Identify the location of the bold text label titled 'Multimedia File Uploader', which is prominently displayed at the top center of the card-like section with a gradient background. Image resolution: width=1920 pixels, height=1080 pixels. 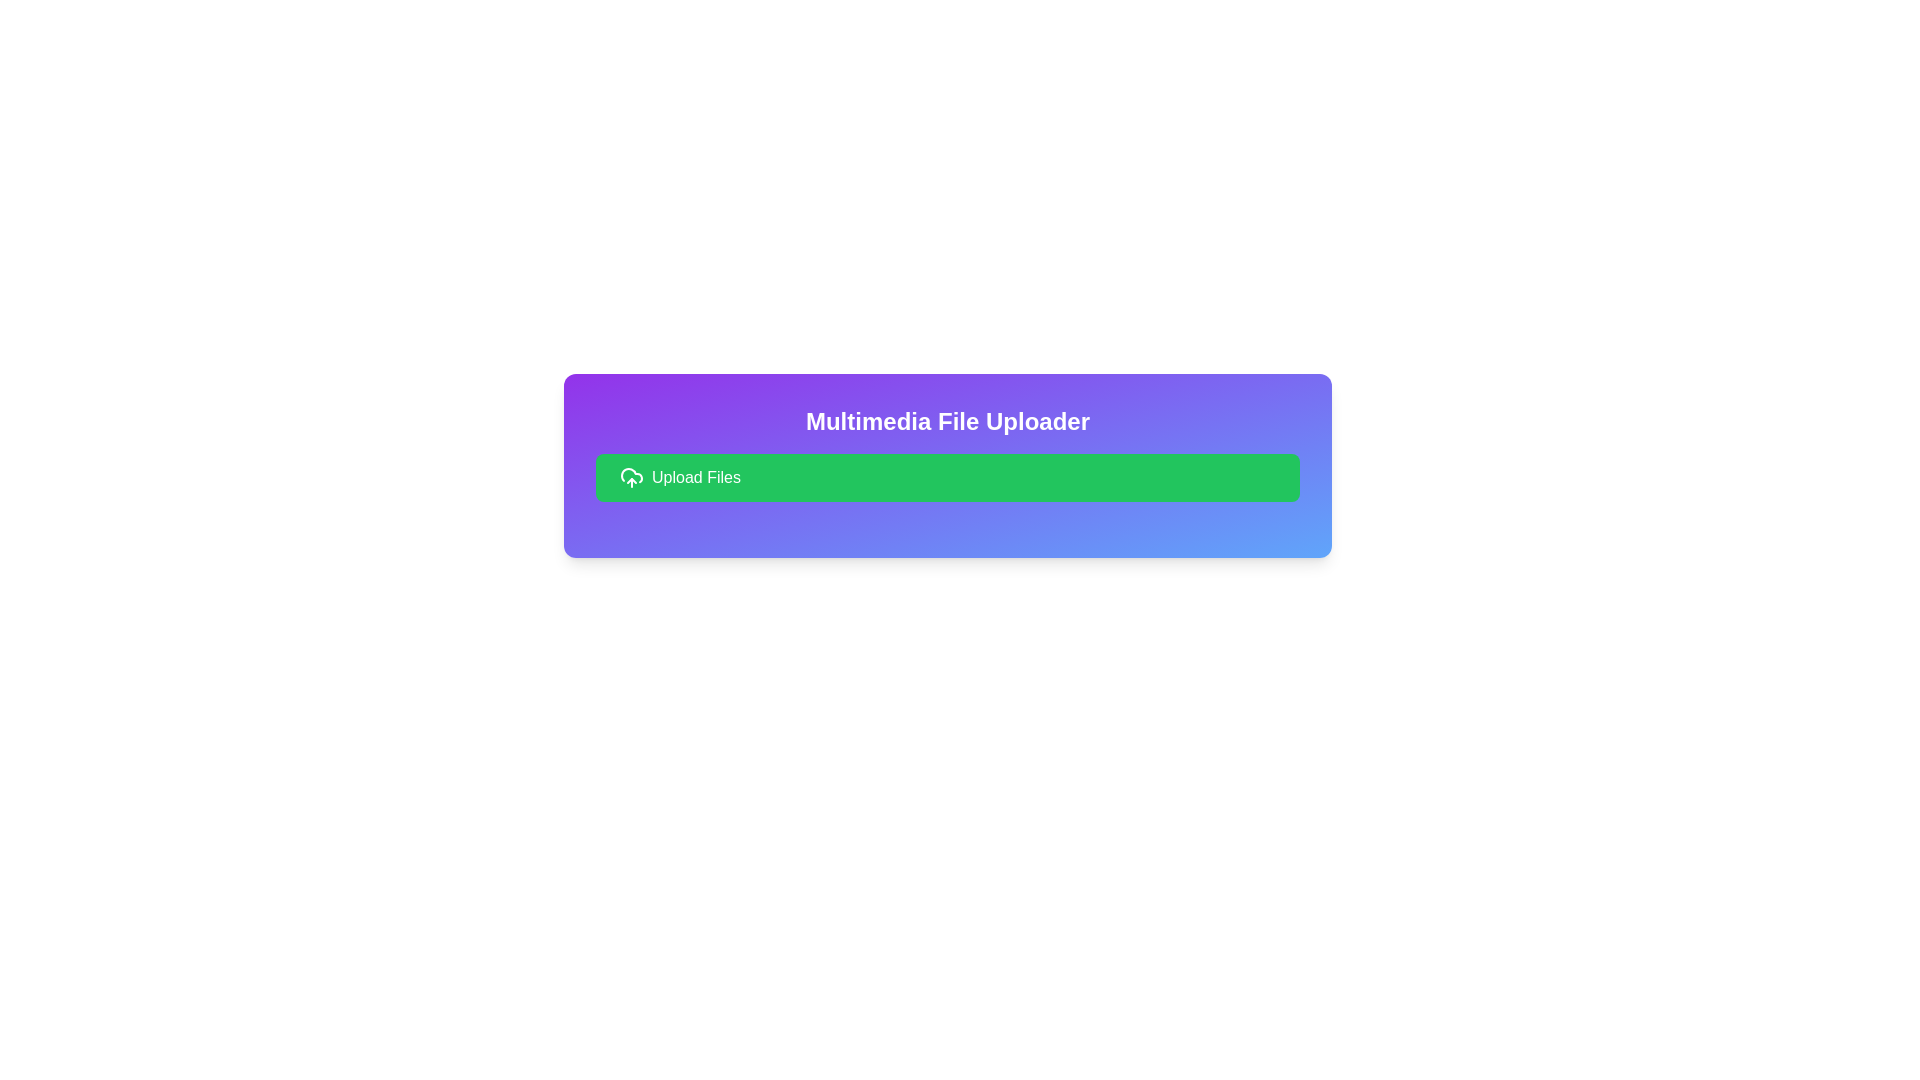
(947, 420).